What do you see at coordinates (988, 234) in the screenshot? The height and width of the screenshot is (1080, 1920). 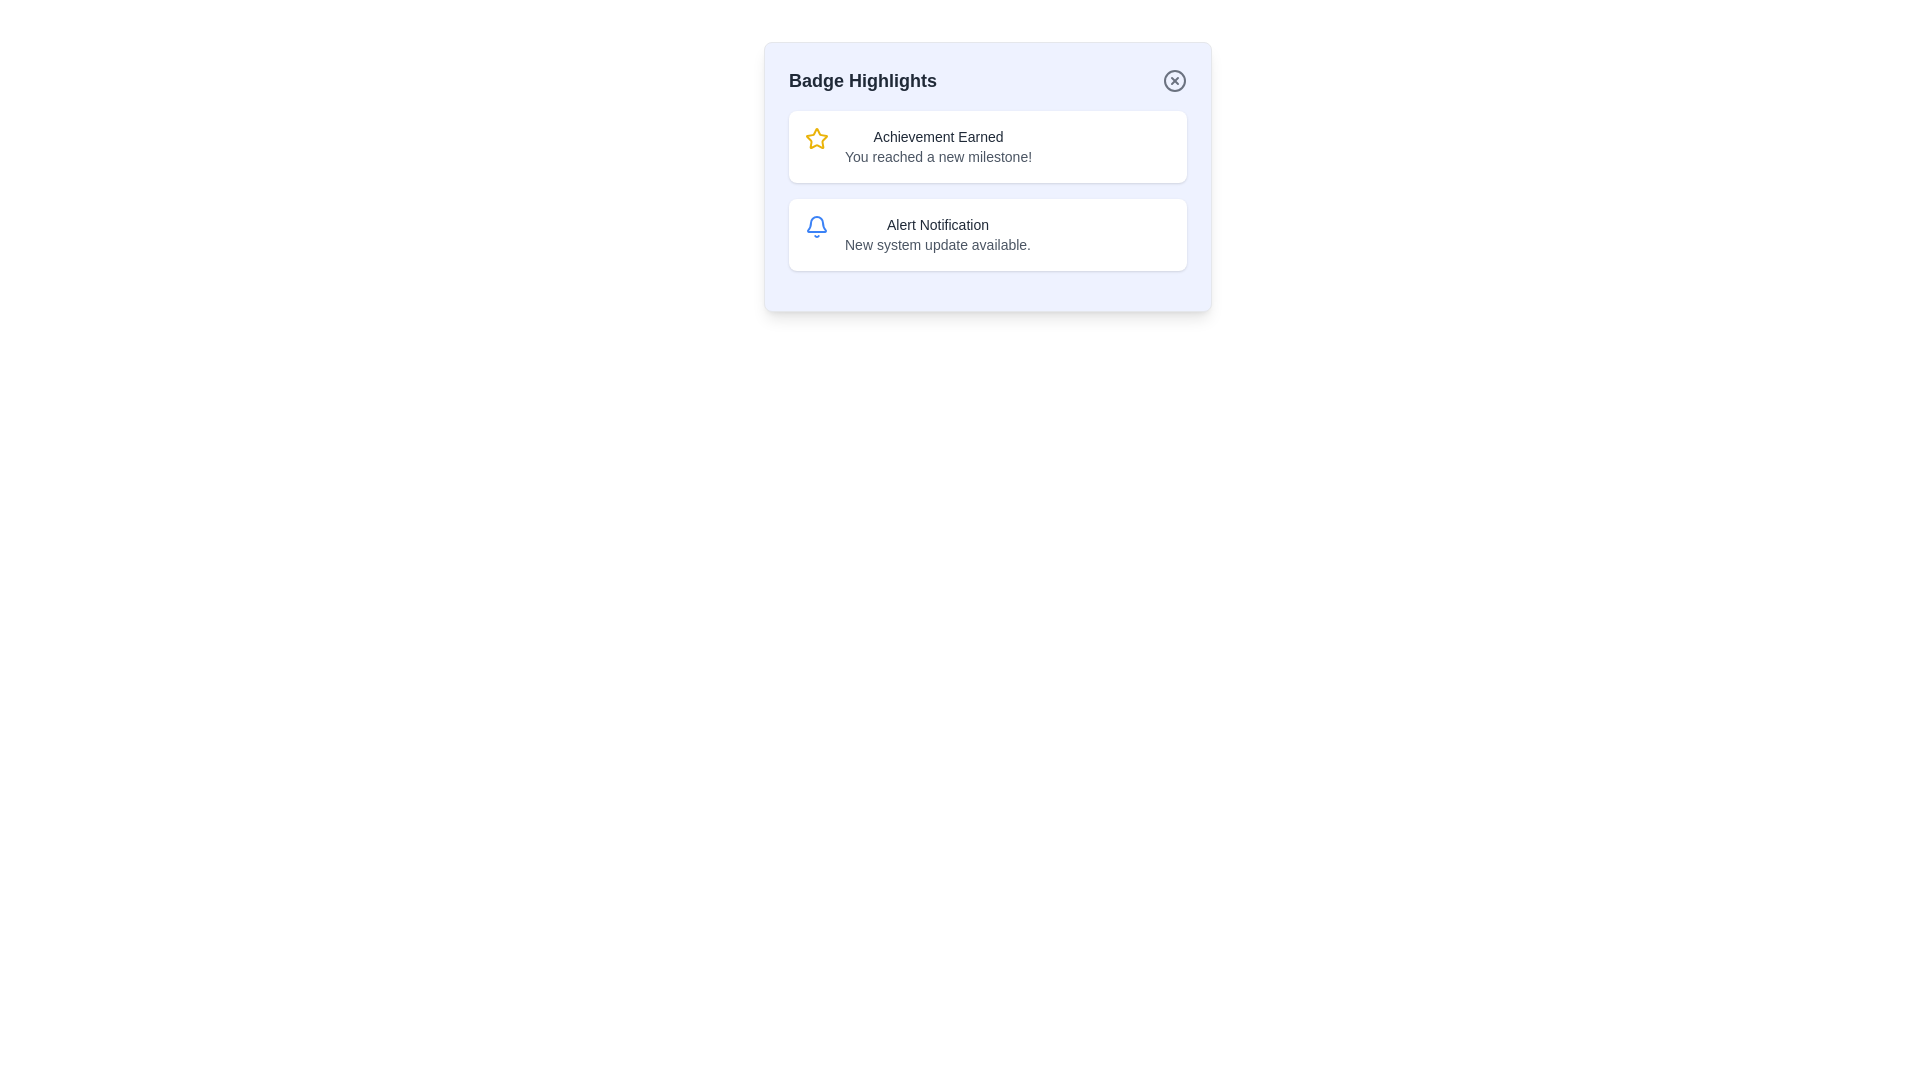 I see `the second notification card in the 'Badge Highlights' section, which provides information about a new system update` at bounding box center [988, 234].